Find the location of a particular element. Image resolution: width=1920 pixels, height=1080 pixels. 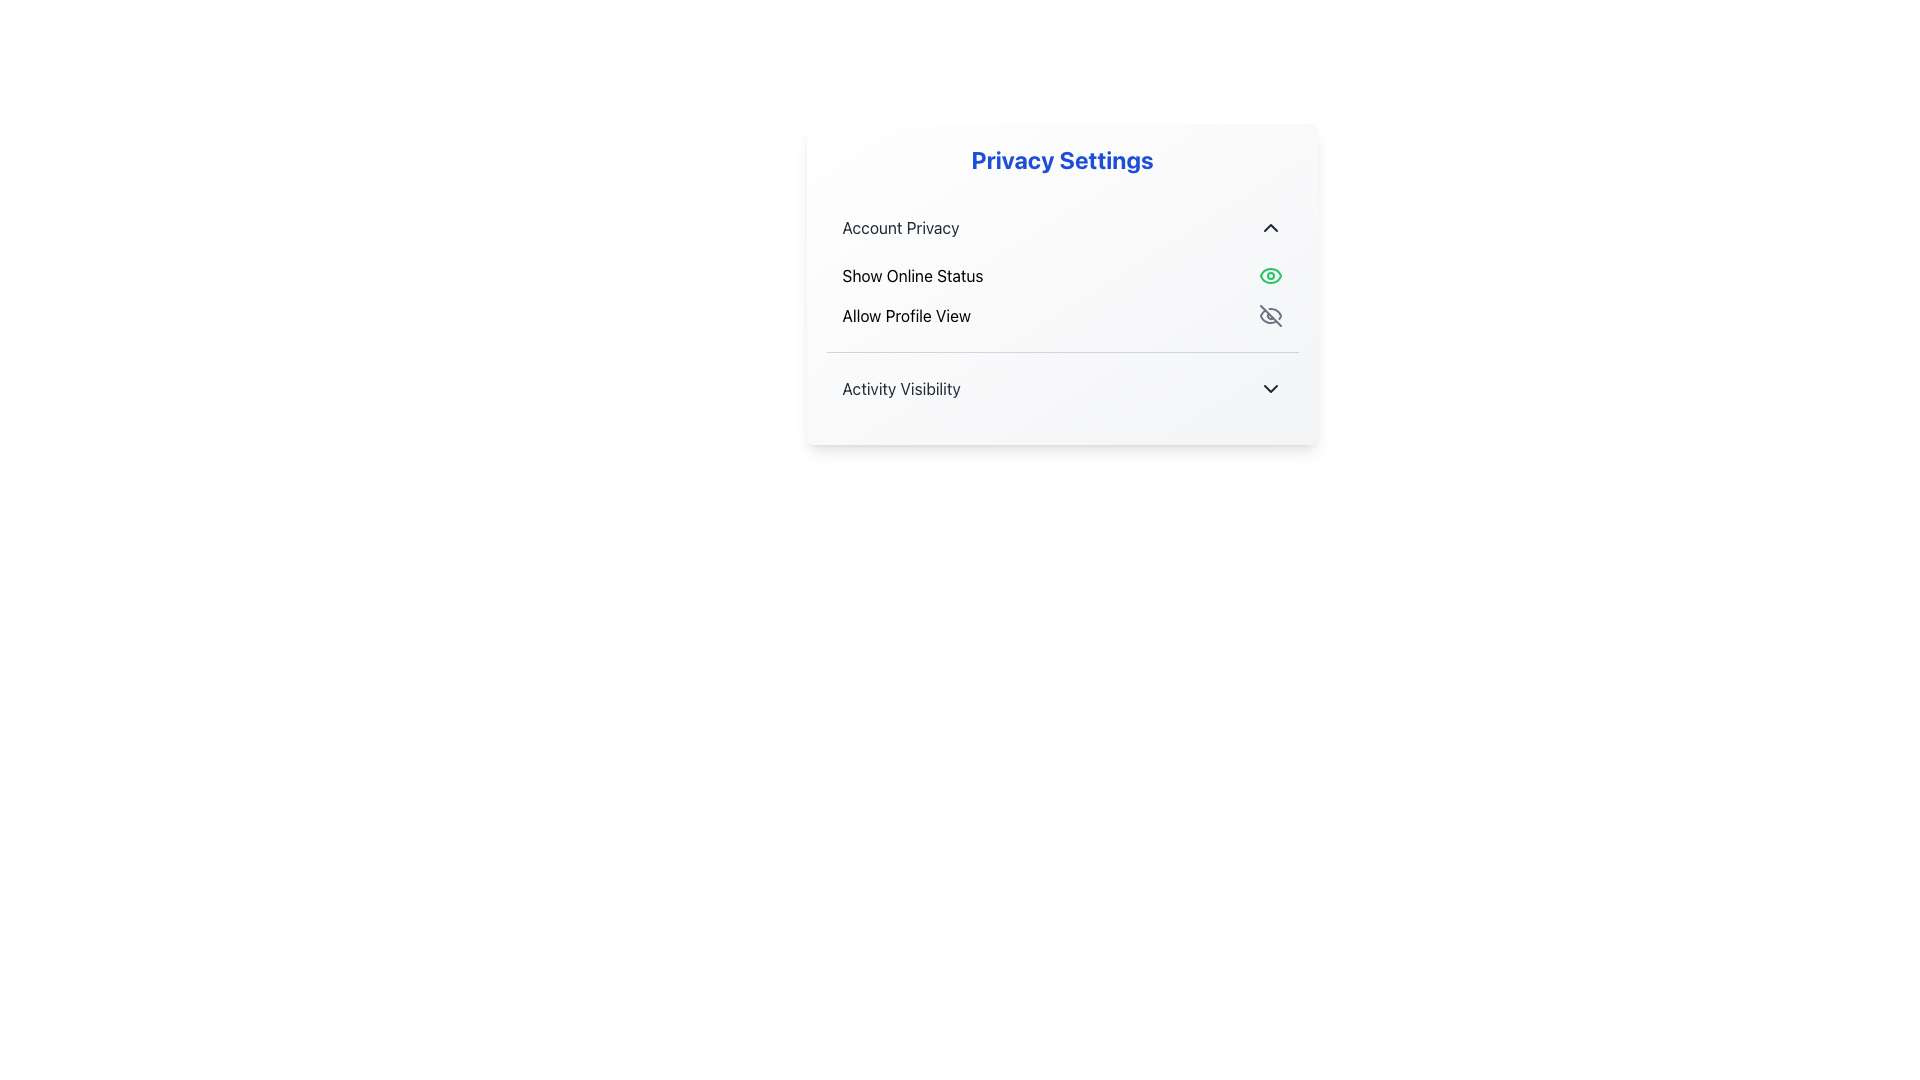

the text label displaying 'Allow Profile View' in black font, located in the privacy settings section, positioned before the eye icon and as the third row item is located at coordinates (905, 315).